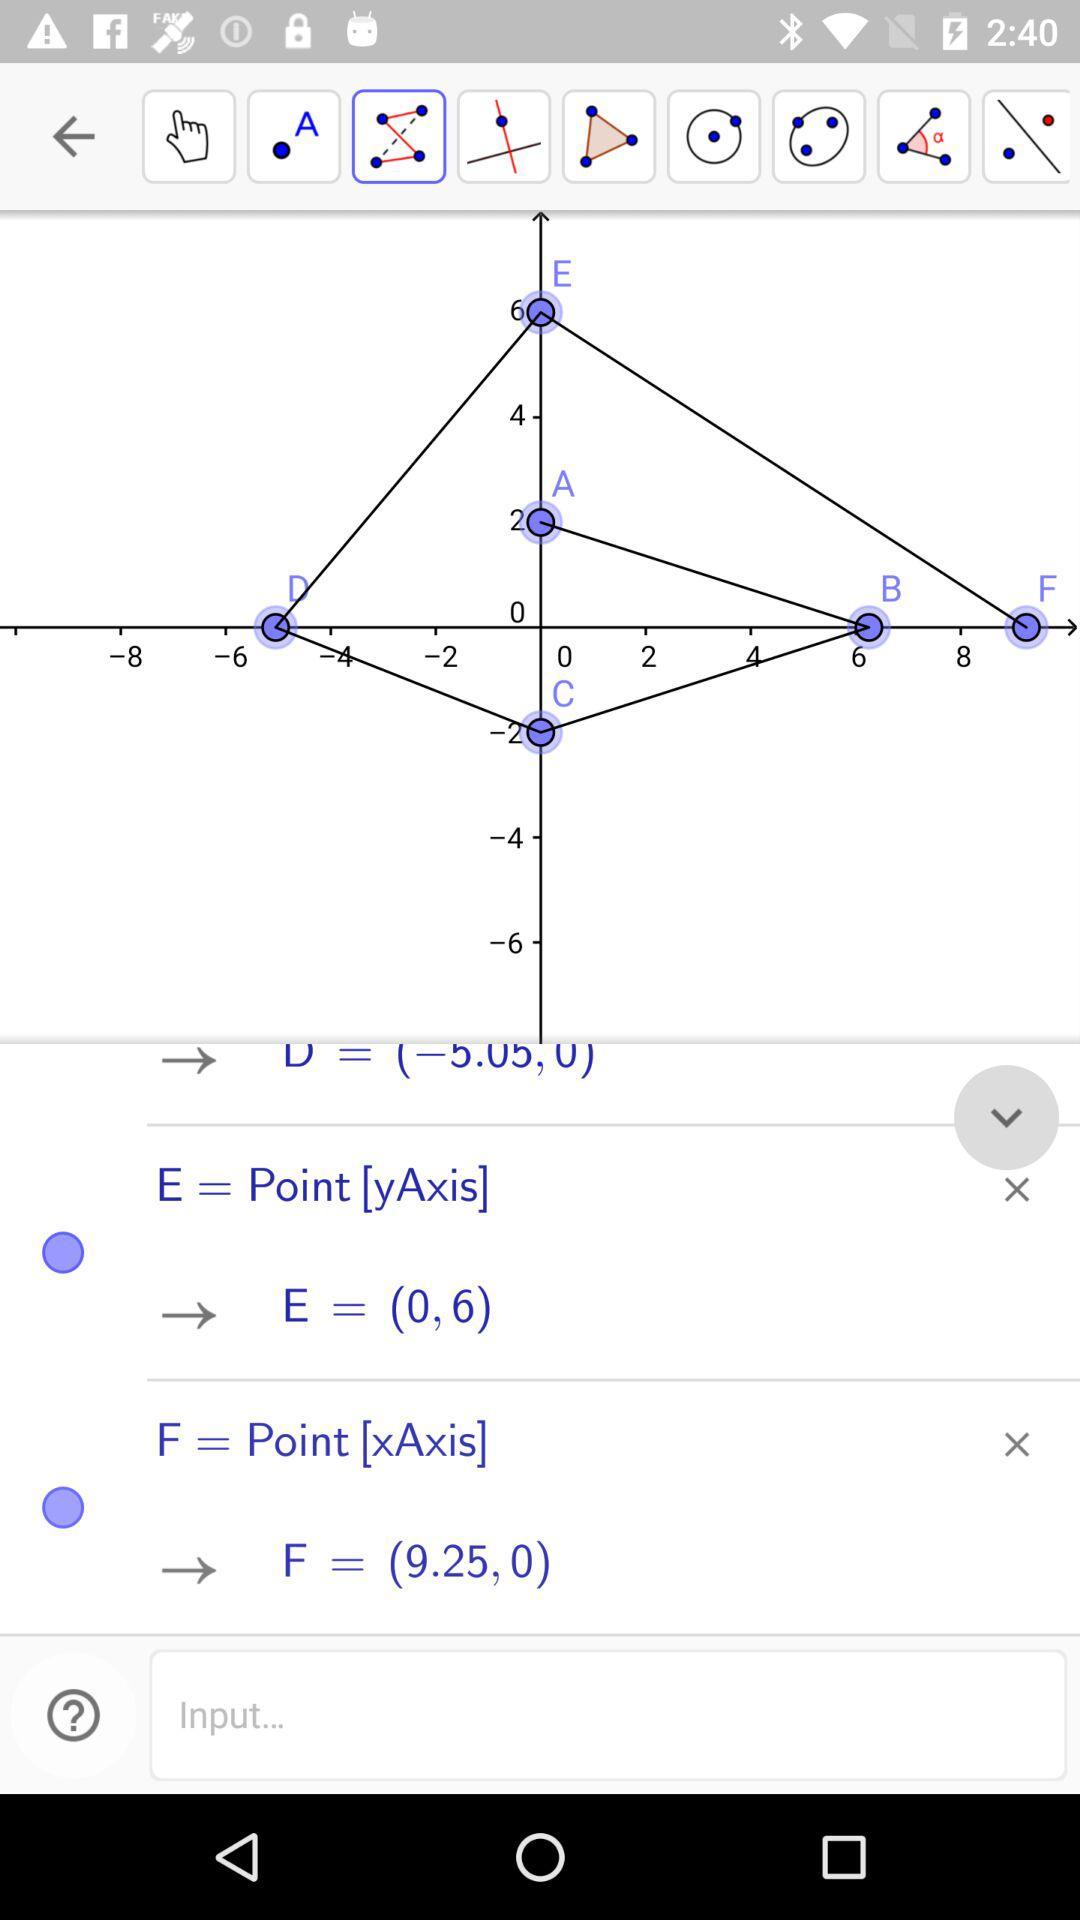 The height and width of the screenshot is (1920, 1080). Describe the element at coordinates (72, 1714) in the screenshot. I see `the help icon` at that location.